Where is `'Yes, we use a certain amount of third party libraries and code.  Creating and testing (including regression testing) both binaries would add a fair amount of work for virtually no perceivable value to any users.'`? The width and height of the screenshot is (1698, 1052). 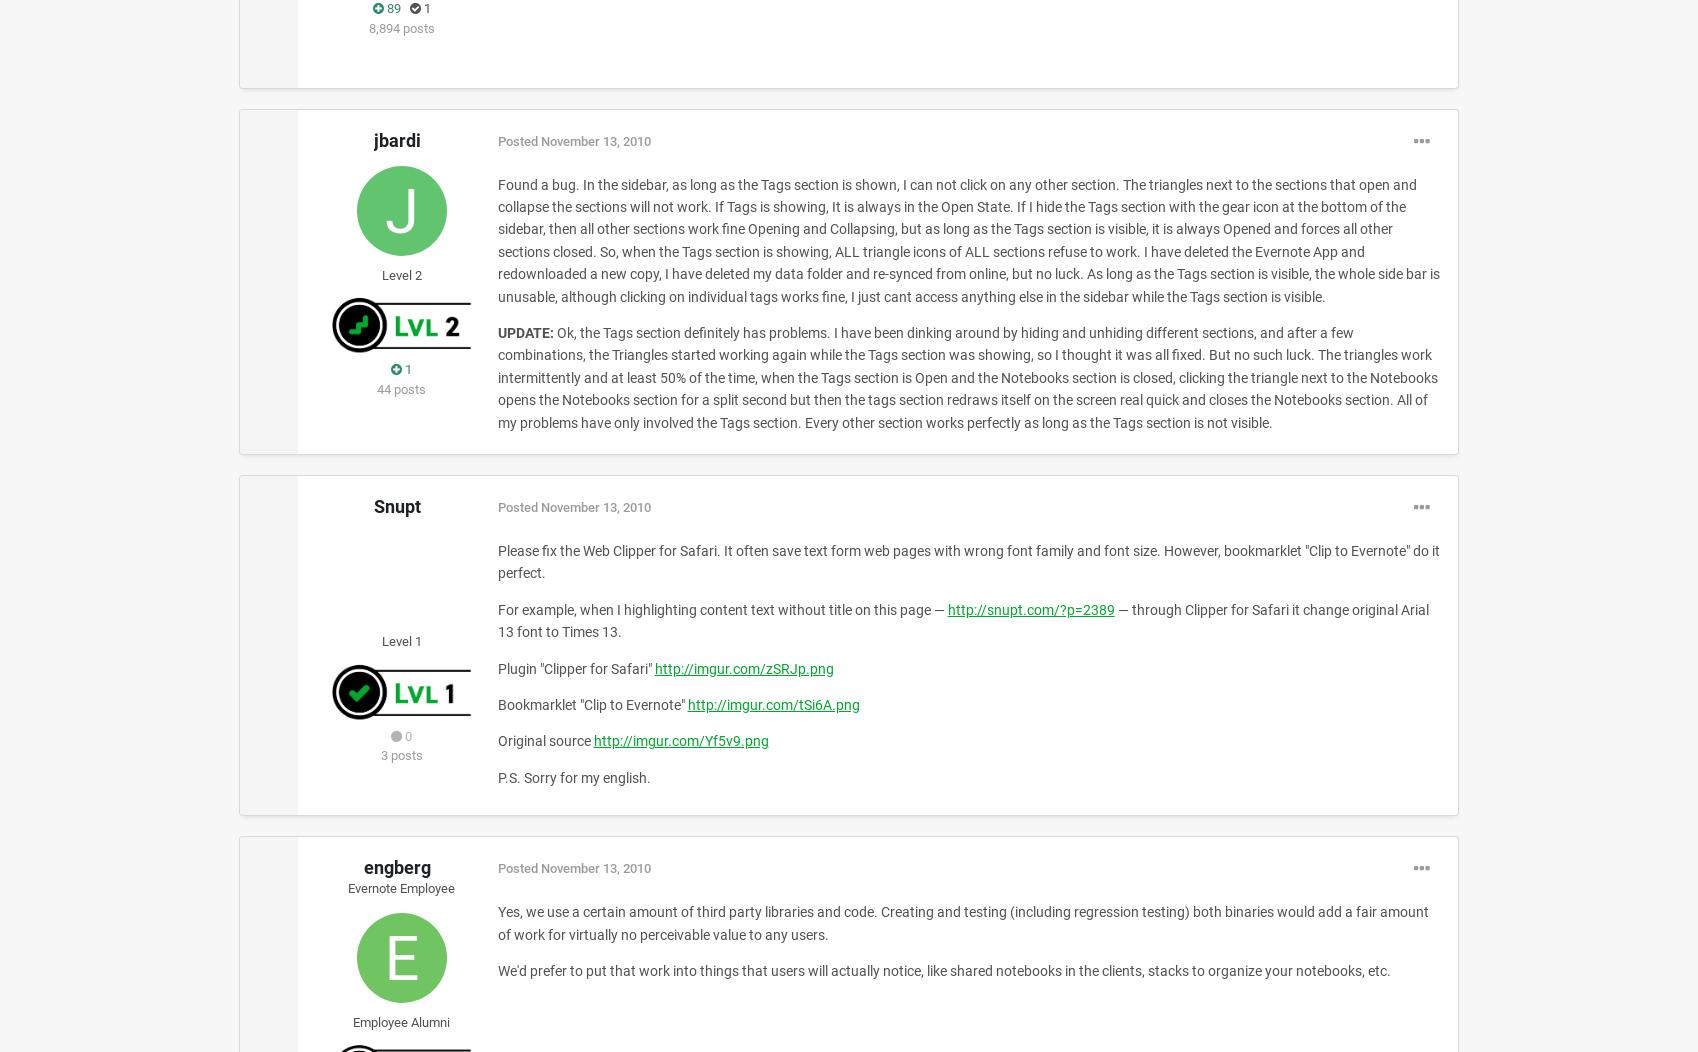
'Yes, we use a certain amount of third party libraries and code.  Creating and testing (including regression testing) both binaries would add a fair amount of work for virtually no perceivable value to any users.' is located at coordinates (961, 922).